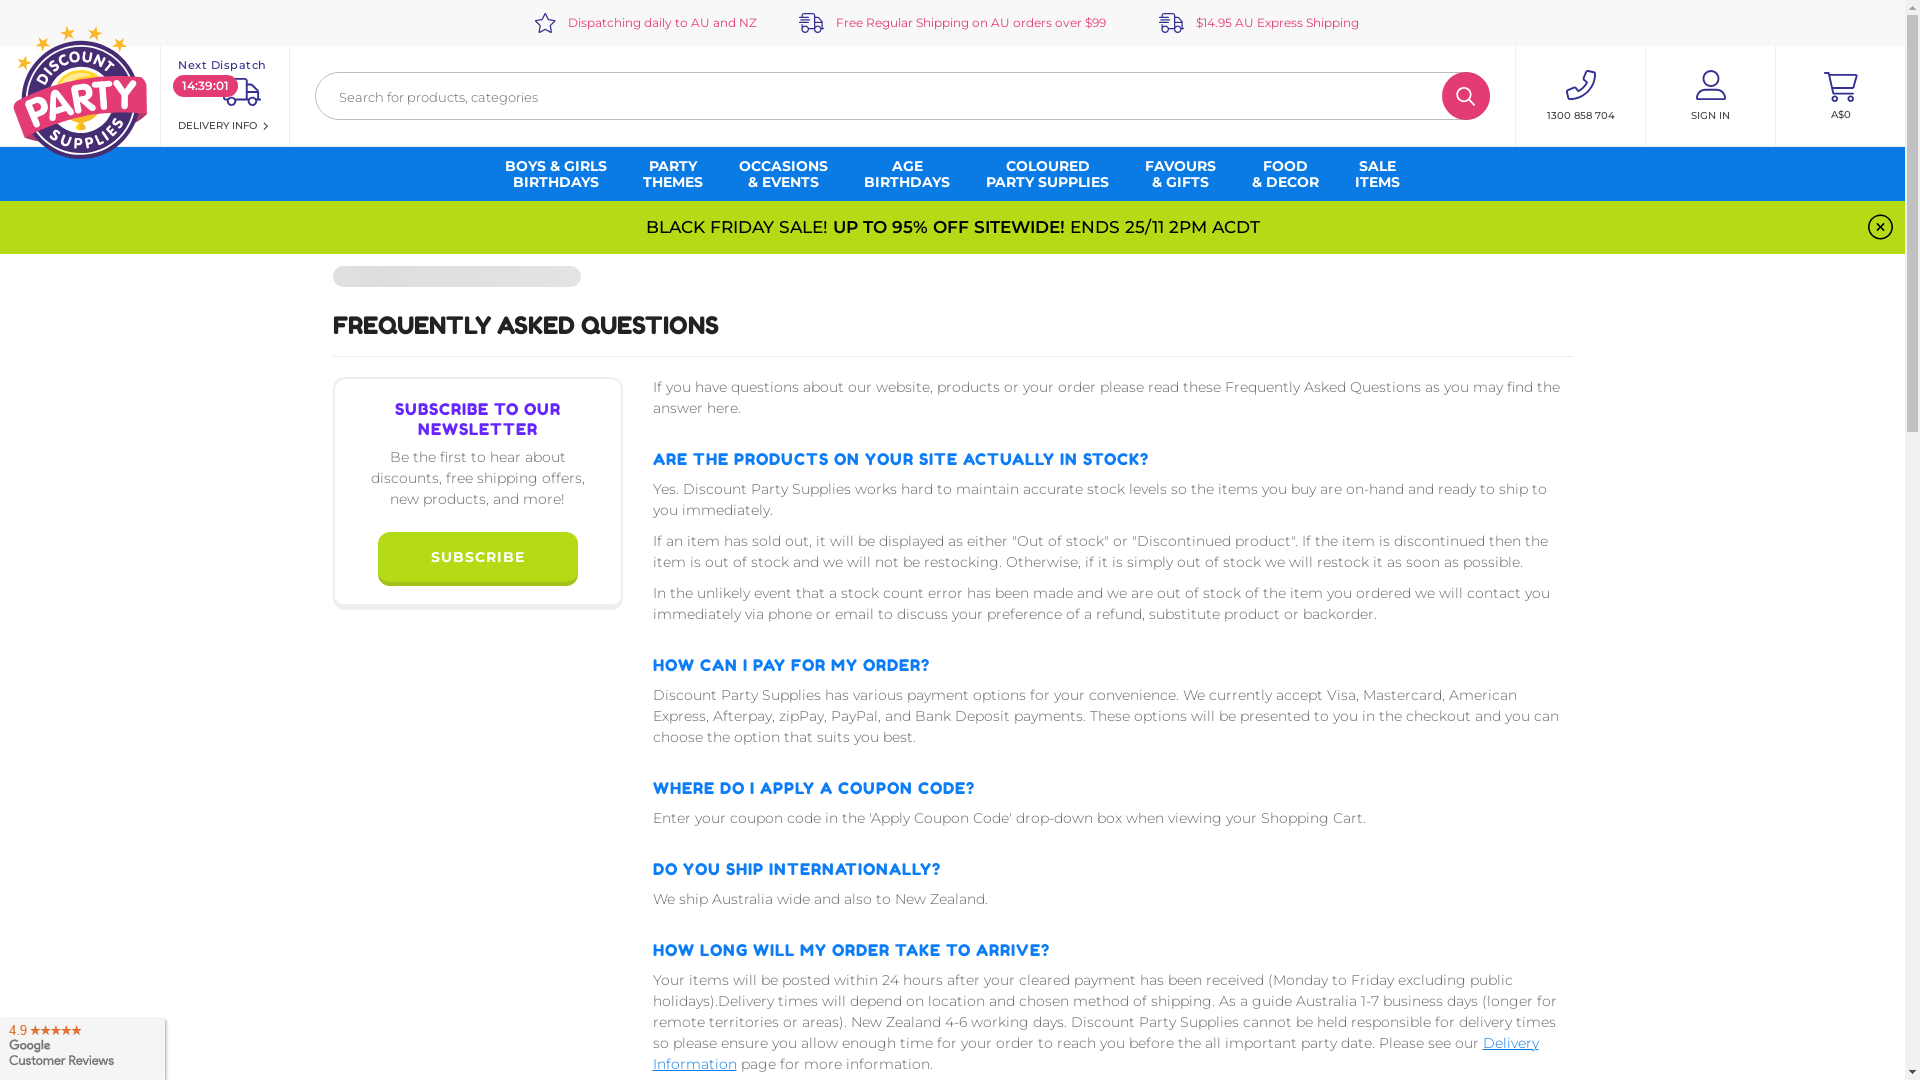  I want to click on 'PARTY, so click(672, 172).